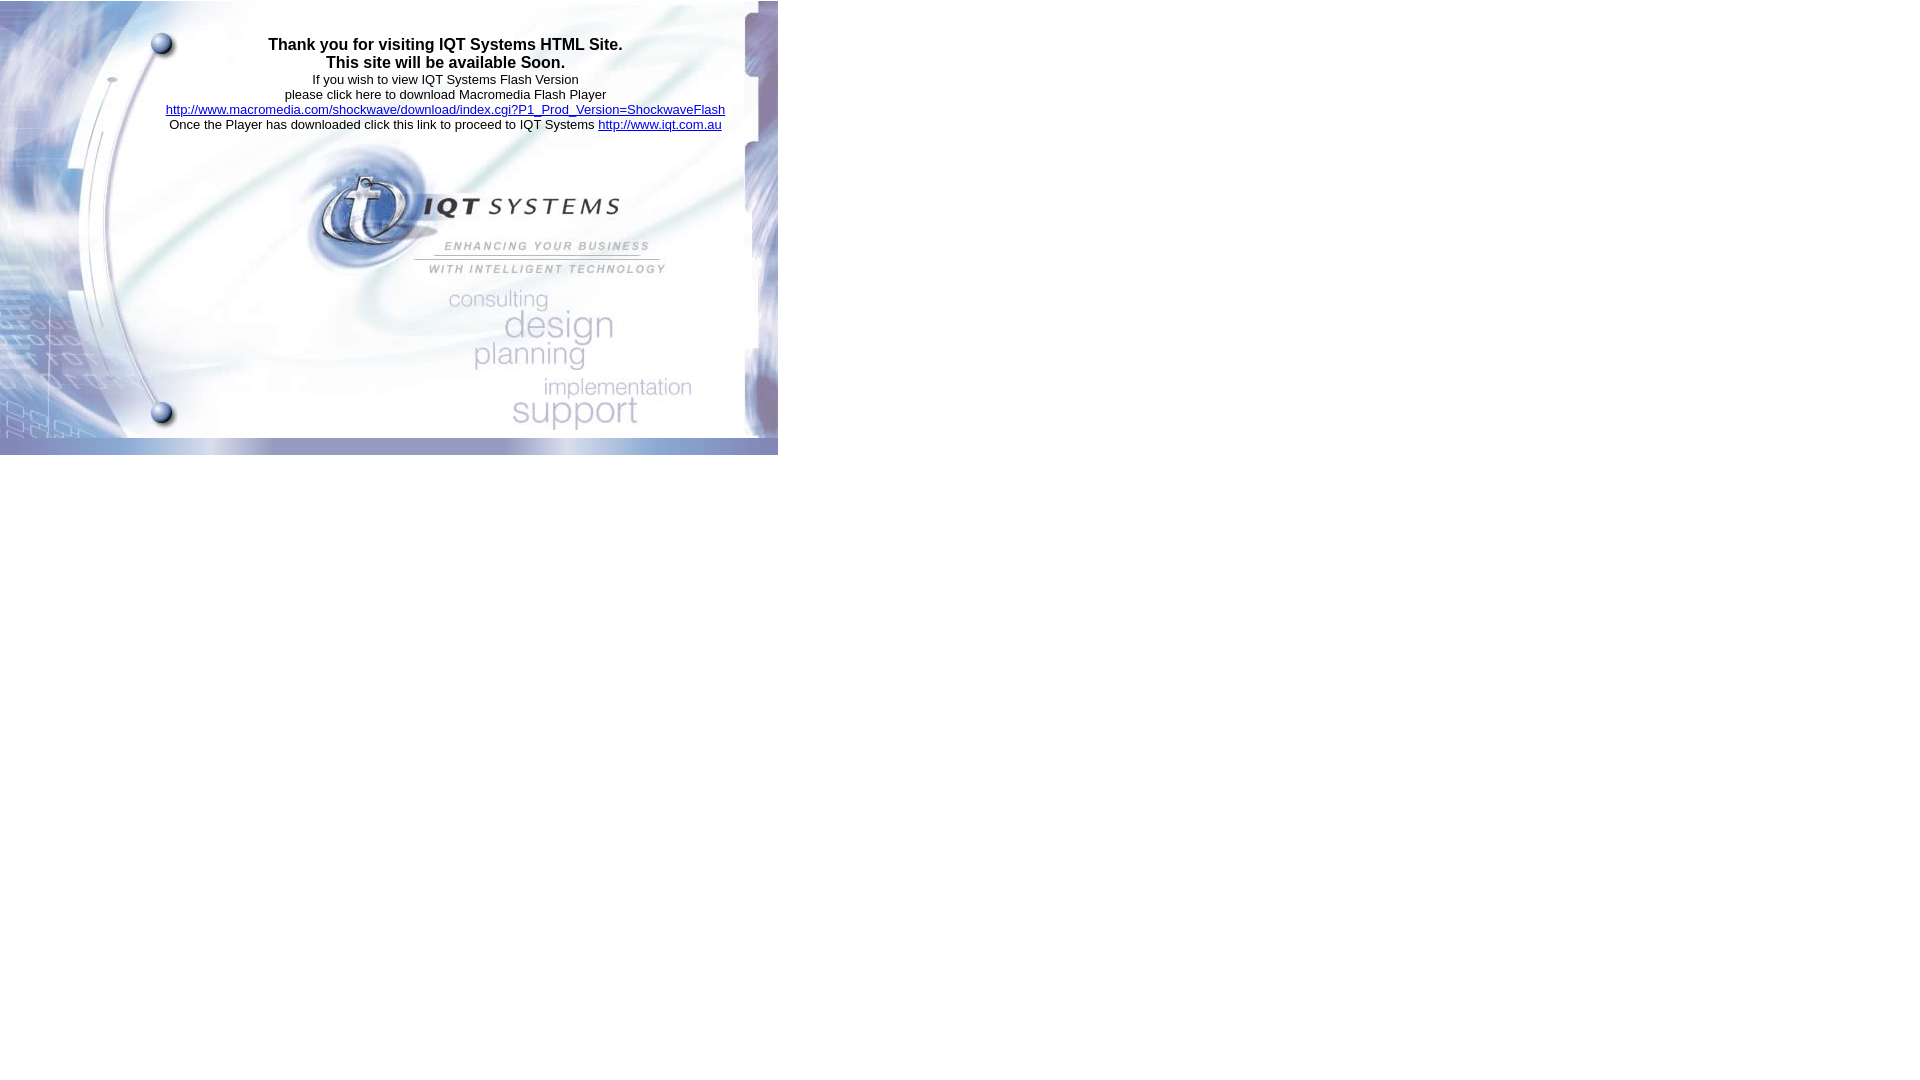 Image resolution: width=1920 pixels, height=1080 pixels. What do you see at coordinates (660, 124) in the screenshot?
I see `'http://www.iqt.com.au'` at bounding box center [660, 124].